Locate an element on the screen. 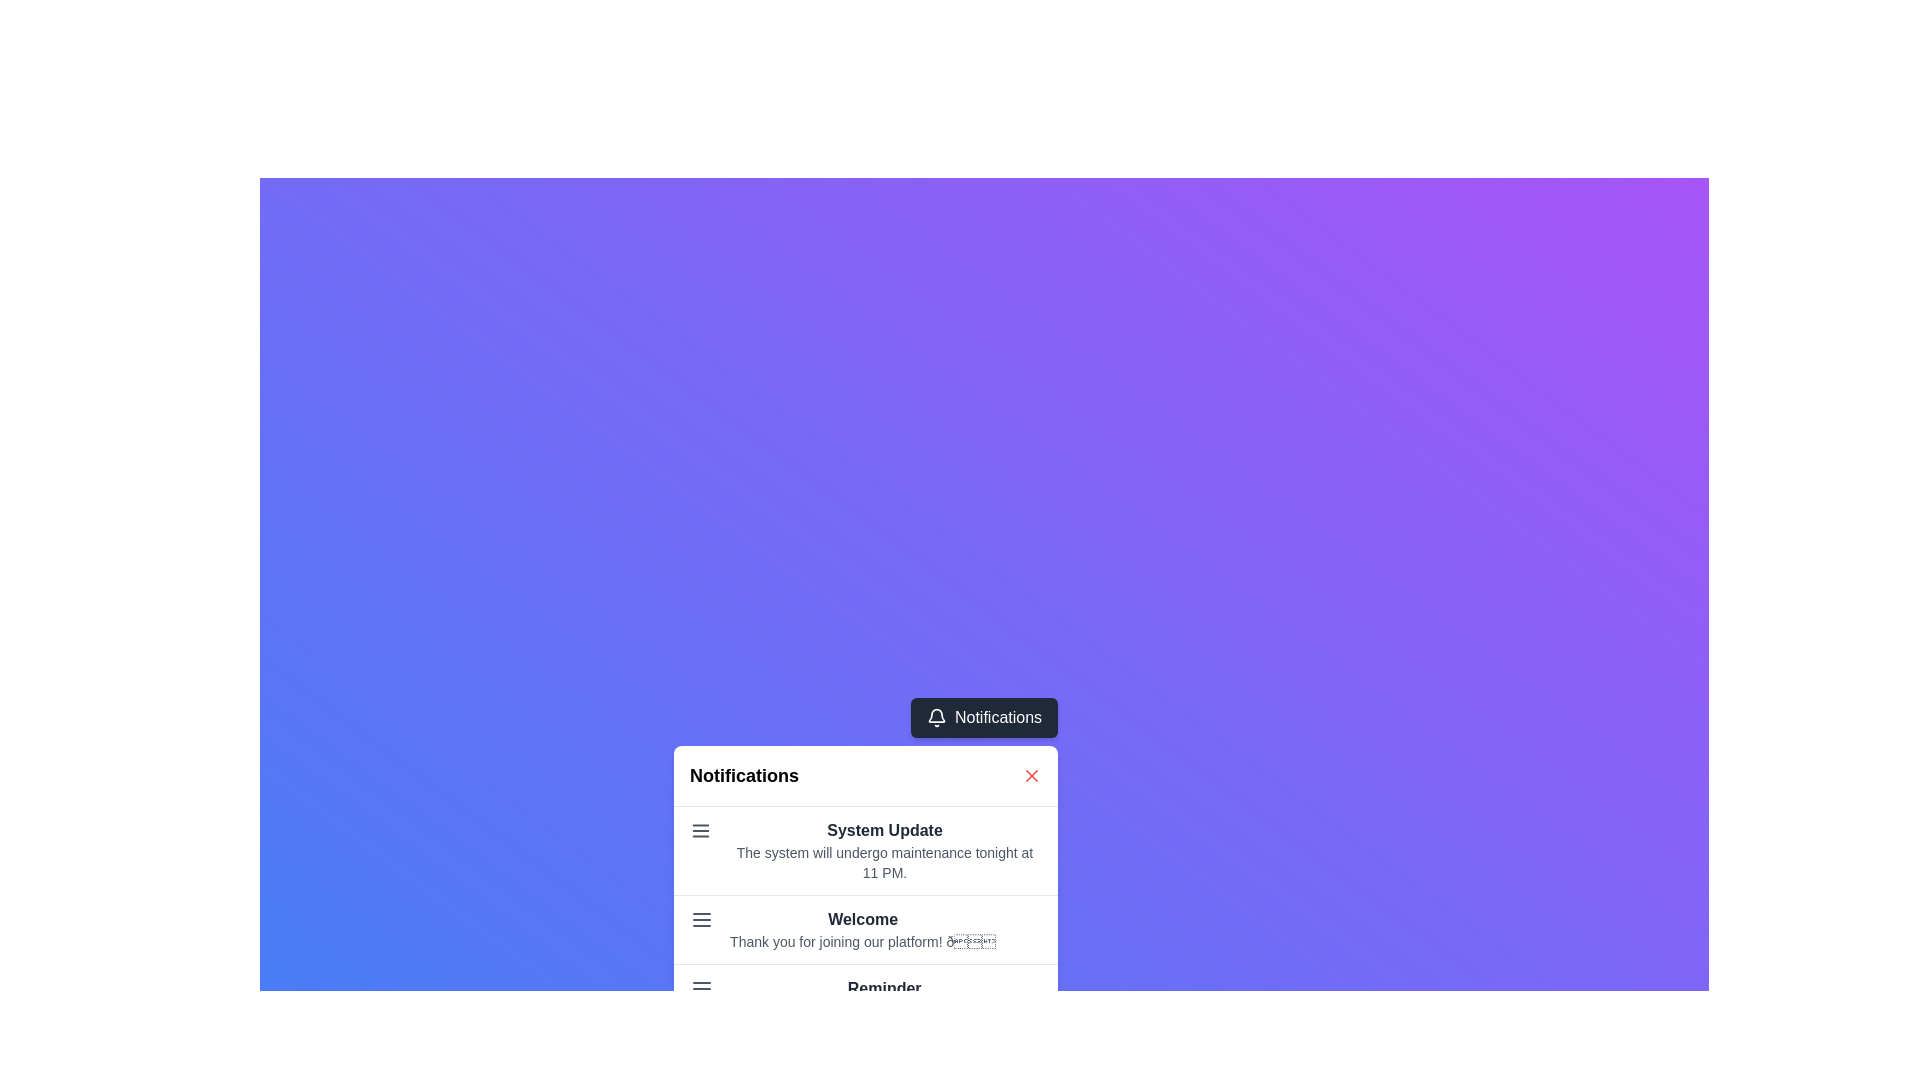 This screenshot has height=1080, width=1920. the close button icon styled as an 'X' located in the upper-right corner of the notifications drop-down panel to potentially see a tooltip or visual emphasis is located at coordinates (1032, 774).